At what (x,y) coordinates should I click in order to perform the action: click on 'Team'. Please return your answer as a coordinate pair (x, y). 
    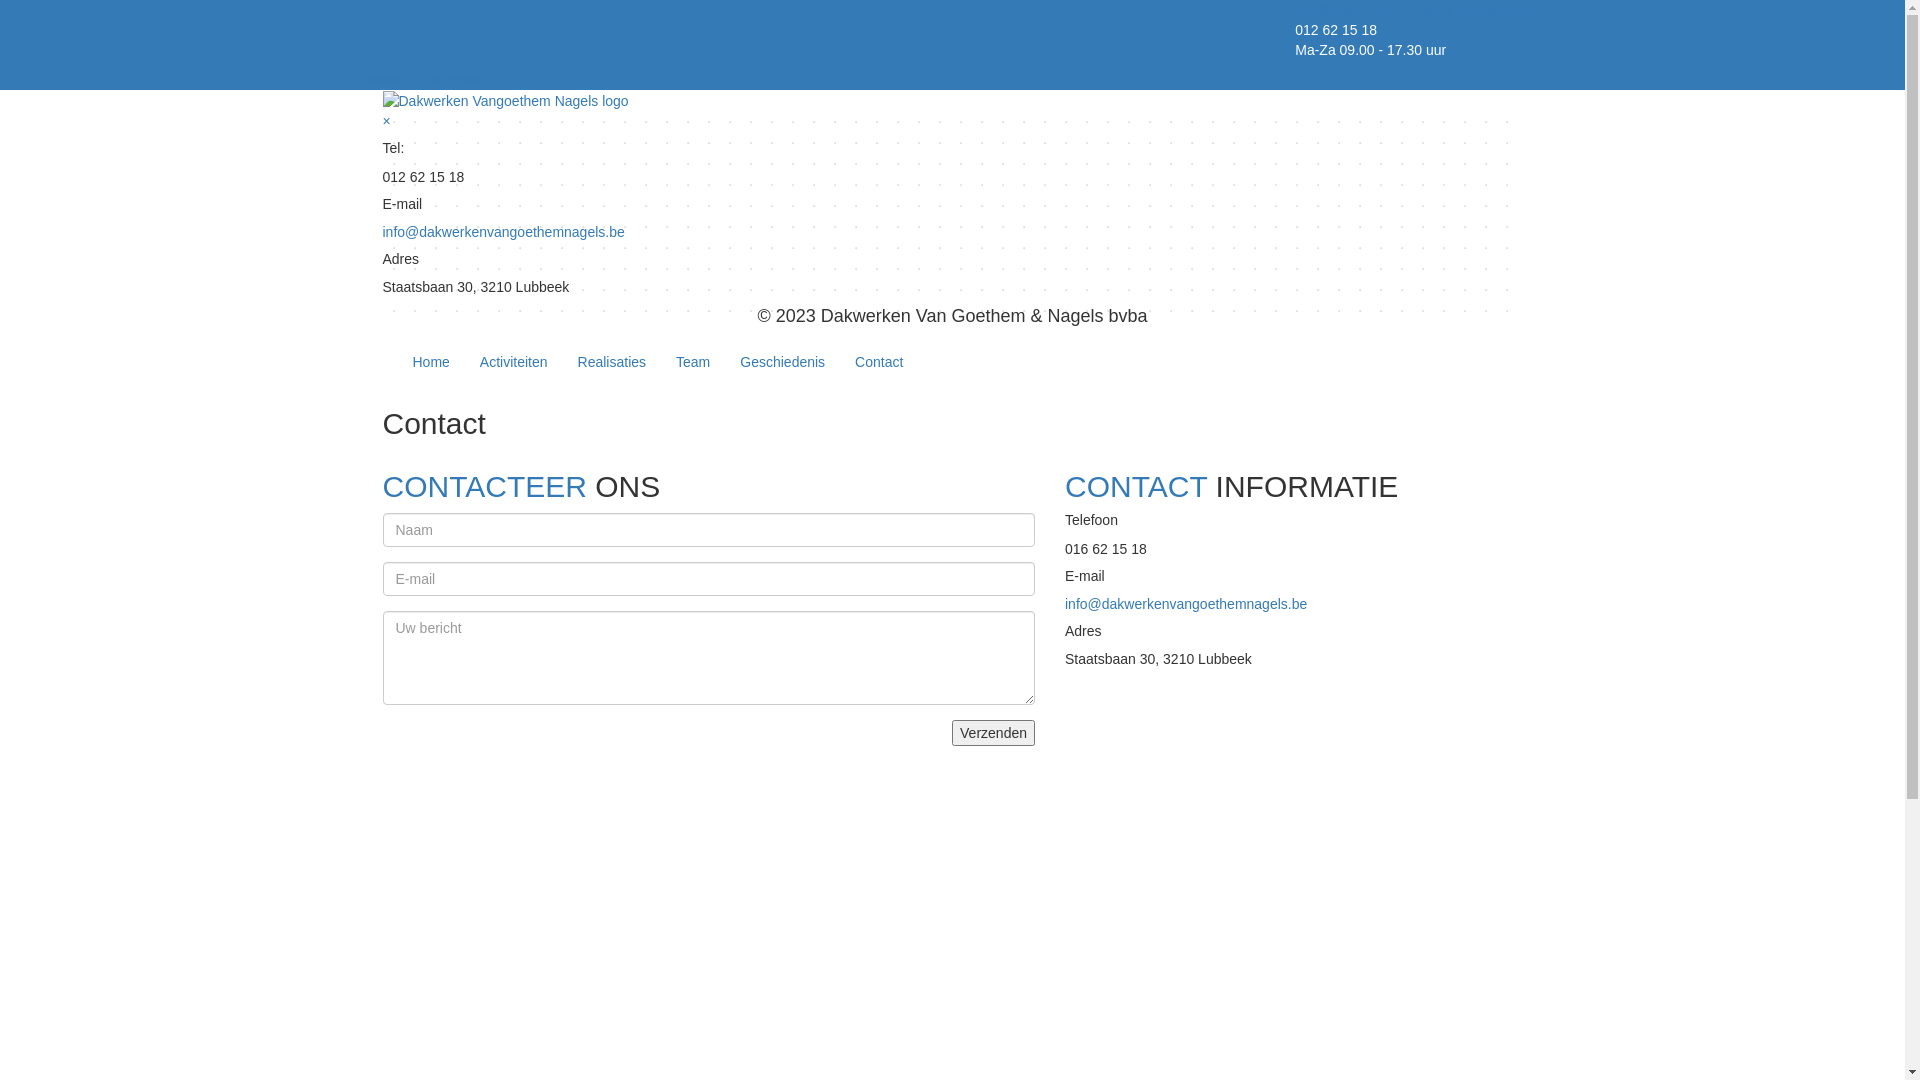
    Looking at the image, I should click on (692, 362).